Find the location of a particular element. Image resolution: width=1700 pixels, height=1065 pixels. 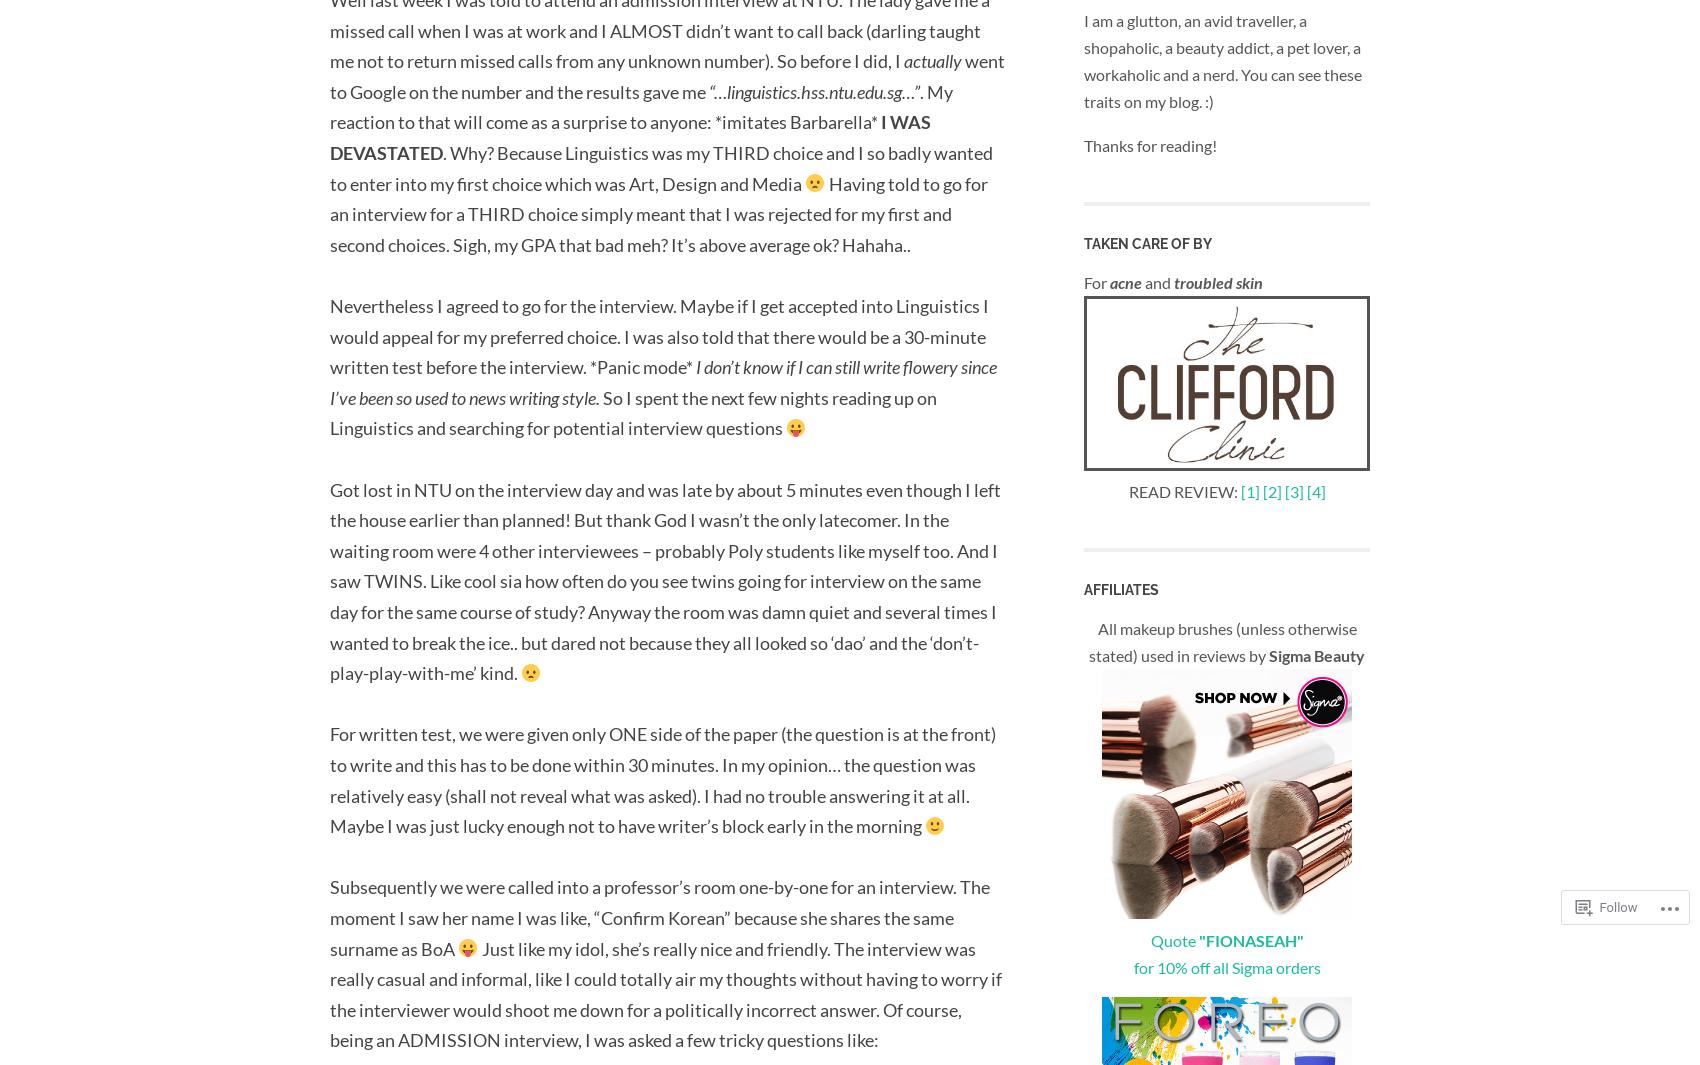

'For written test, we were given only ONE side of the paper (the question is at the front) to write and this has to be done within 30 minutes. In my opinion… the question was relatively easy (shall not reveal what was asked). I had no trouble answering it at all. Maybe I was just lucky enough not to have writer’s block early in the morning' is located at coordinates (663, 780).